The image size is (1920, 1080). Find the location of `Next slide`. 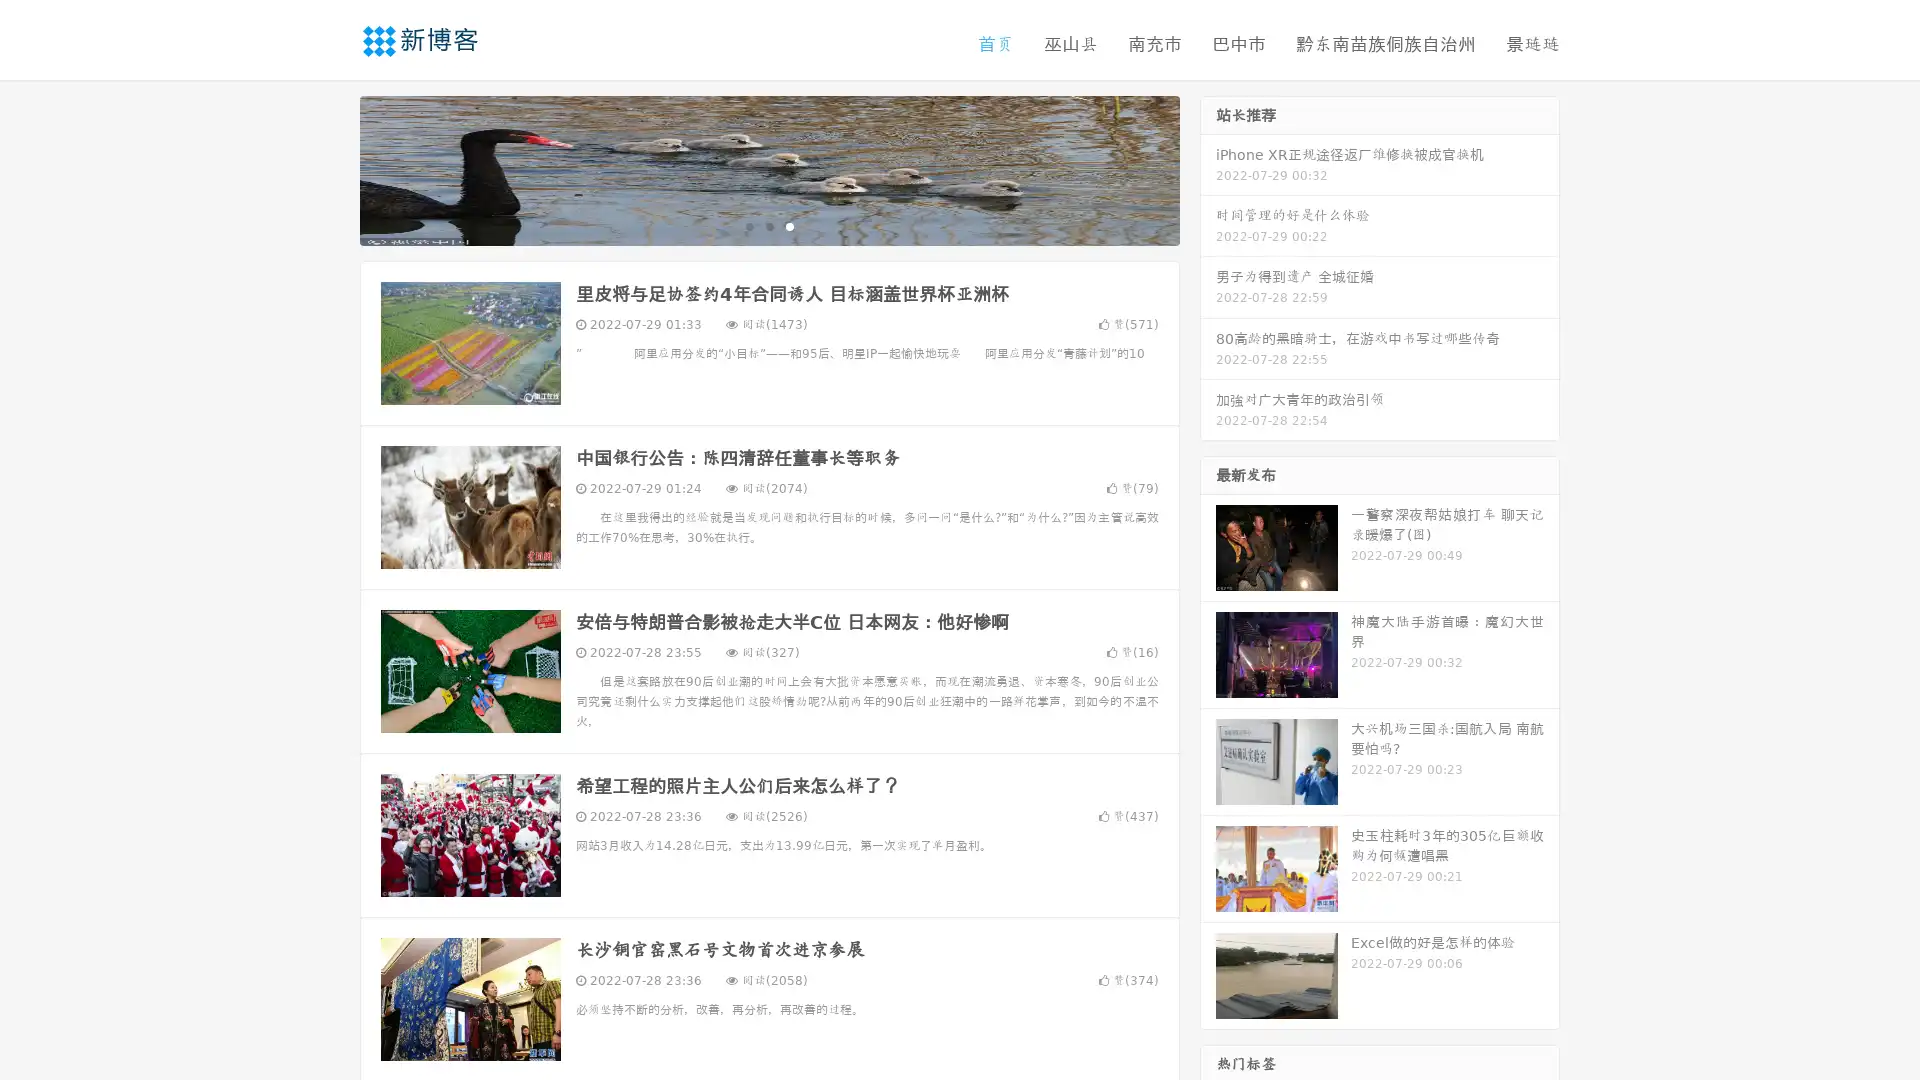

Next slide is located at coordinates (1208, 168).